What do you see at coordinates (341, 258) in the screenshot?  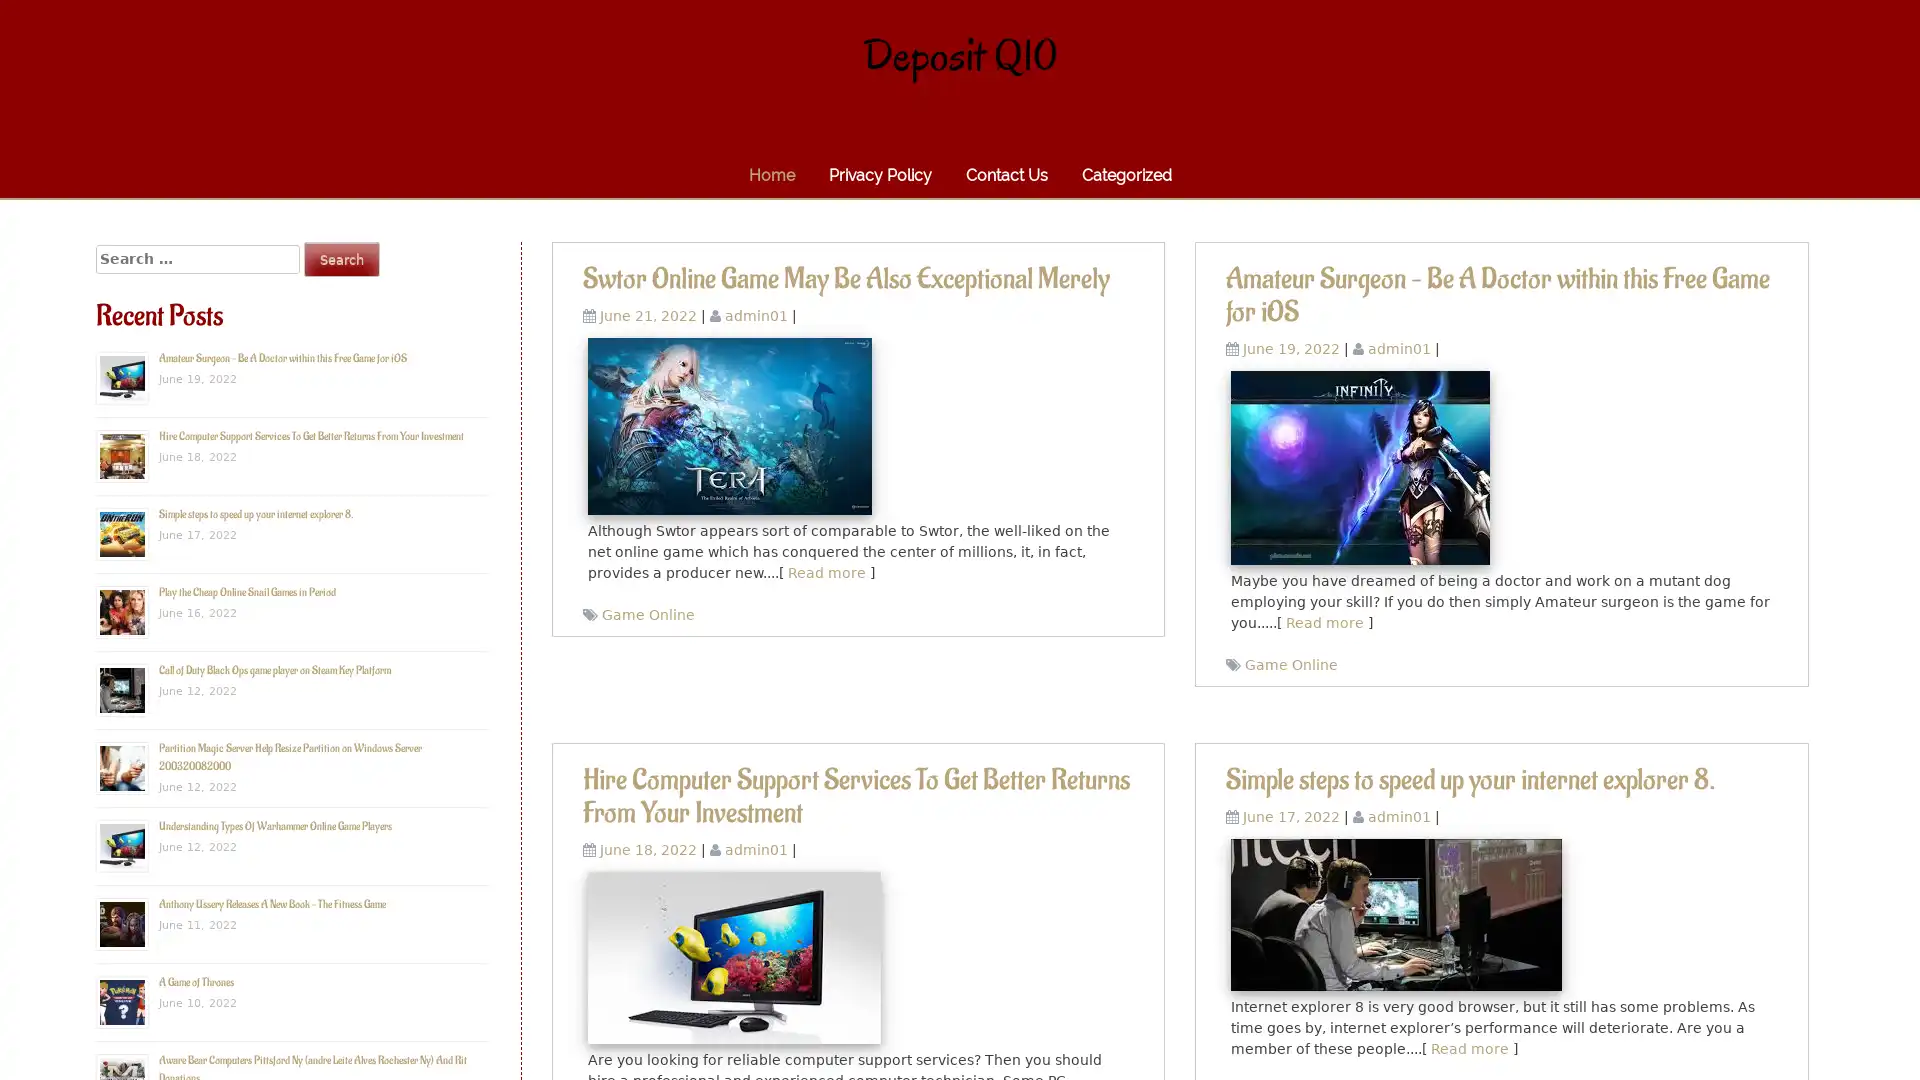 I see `Search` at bounding box center [341, 258].